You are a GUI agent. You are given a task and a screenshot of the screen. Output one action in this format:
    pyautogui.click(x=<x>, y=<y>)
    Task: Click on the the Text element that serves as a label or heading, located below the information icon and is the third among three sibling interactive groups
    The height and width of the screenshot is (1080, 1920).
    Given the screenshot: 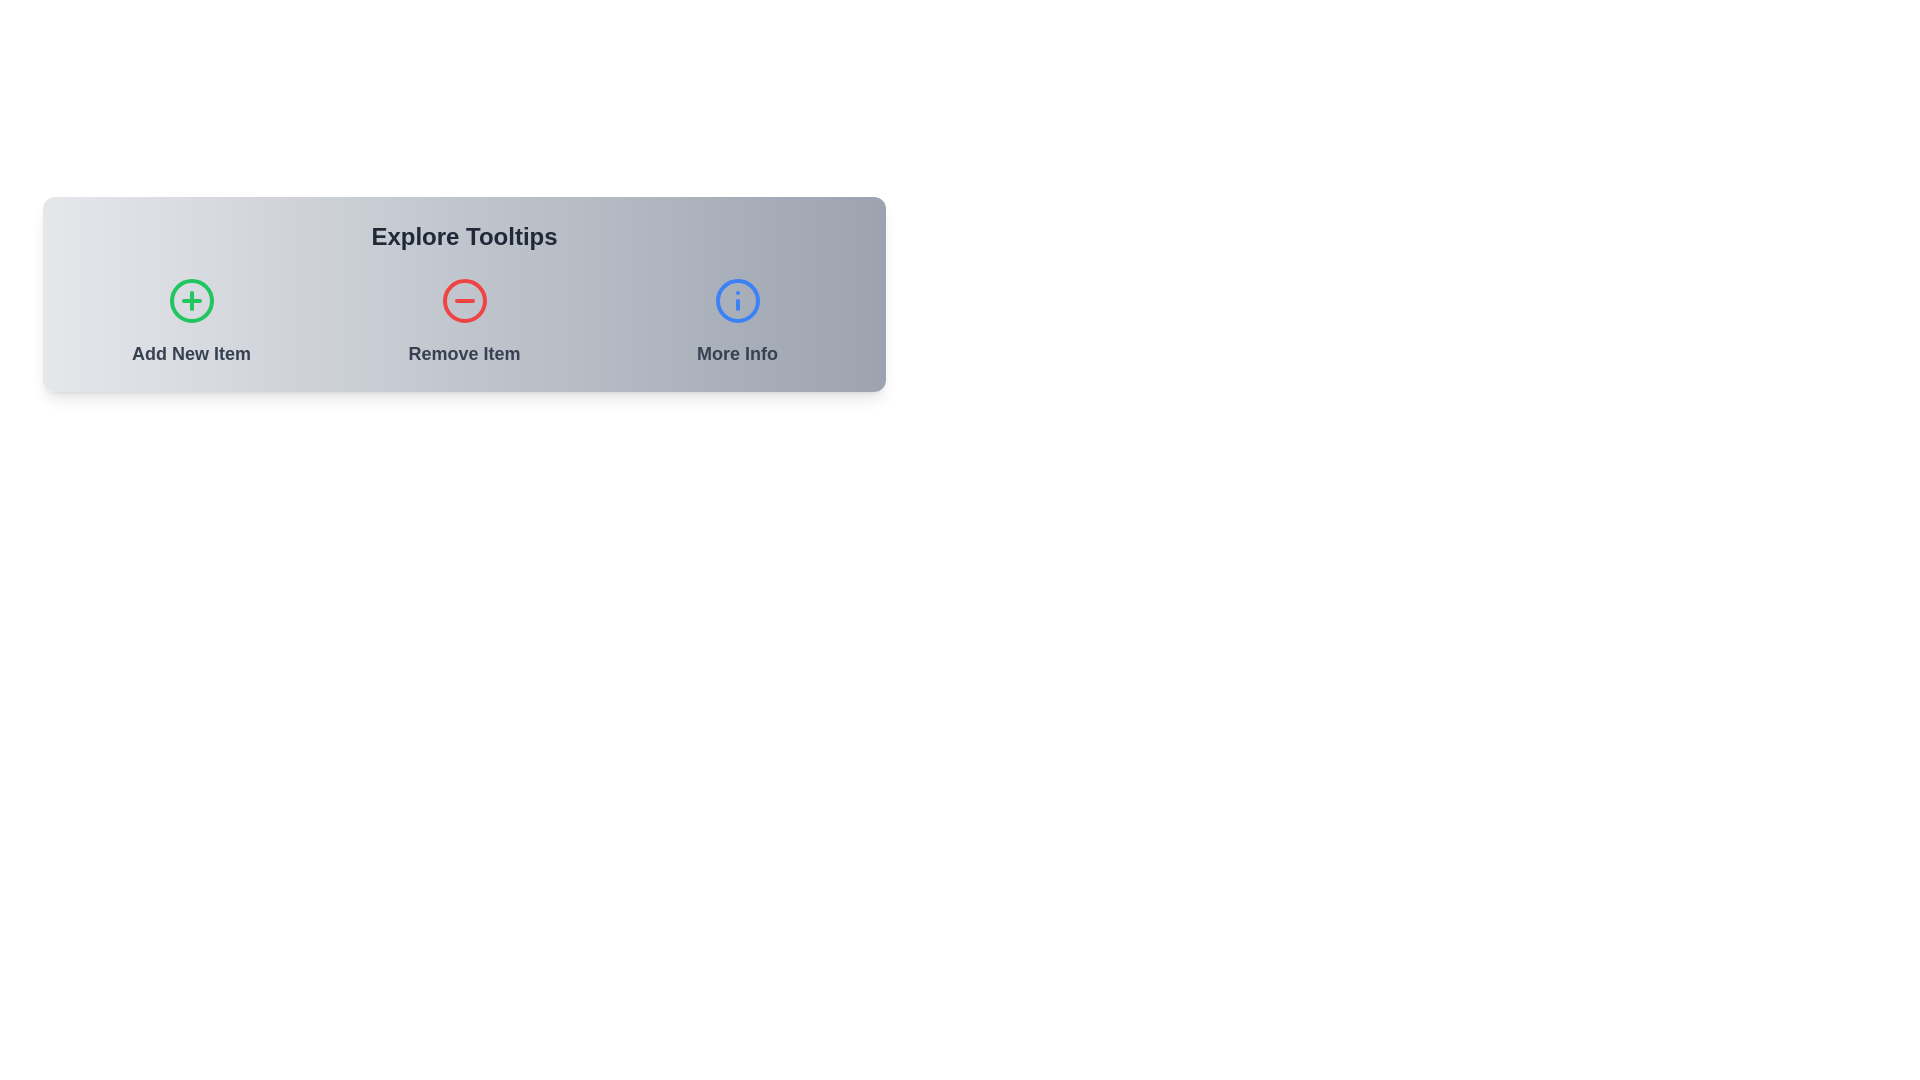 What is the action you would take?
    pyautogui.click(x=736, y=353)
    